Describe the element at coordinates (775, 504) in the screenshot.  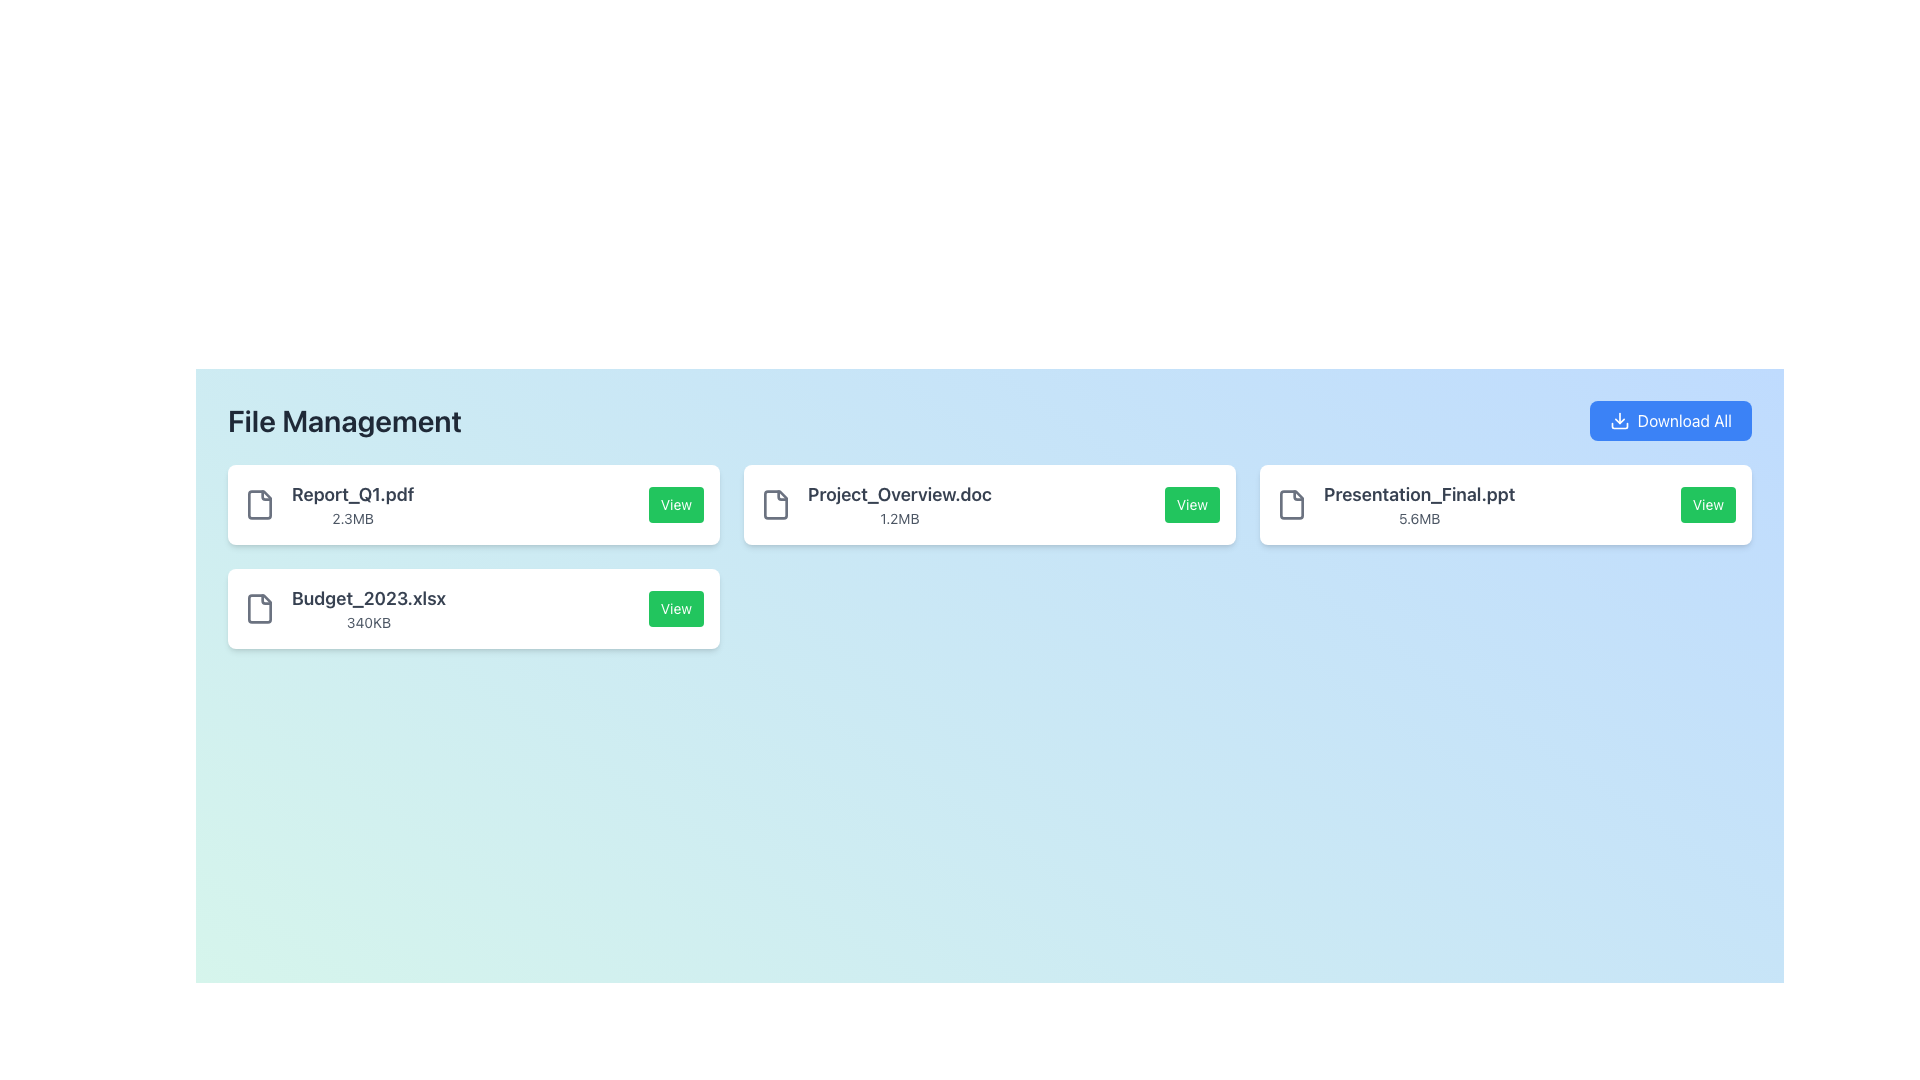
I see `the document file icon, which is a grayish square-shaped icon located to the left of the text 'Project_Overview.doc'` at that location.